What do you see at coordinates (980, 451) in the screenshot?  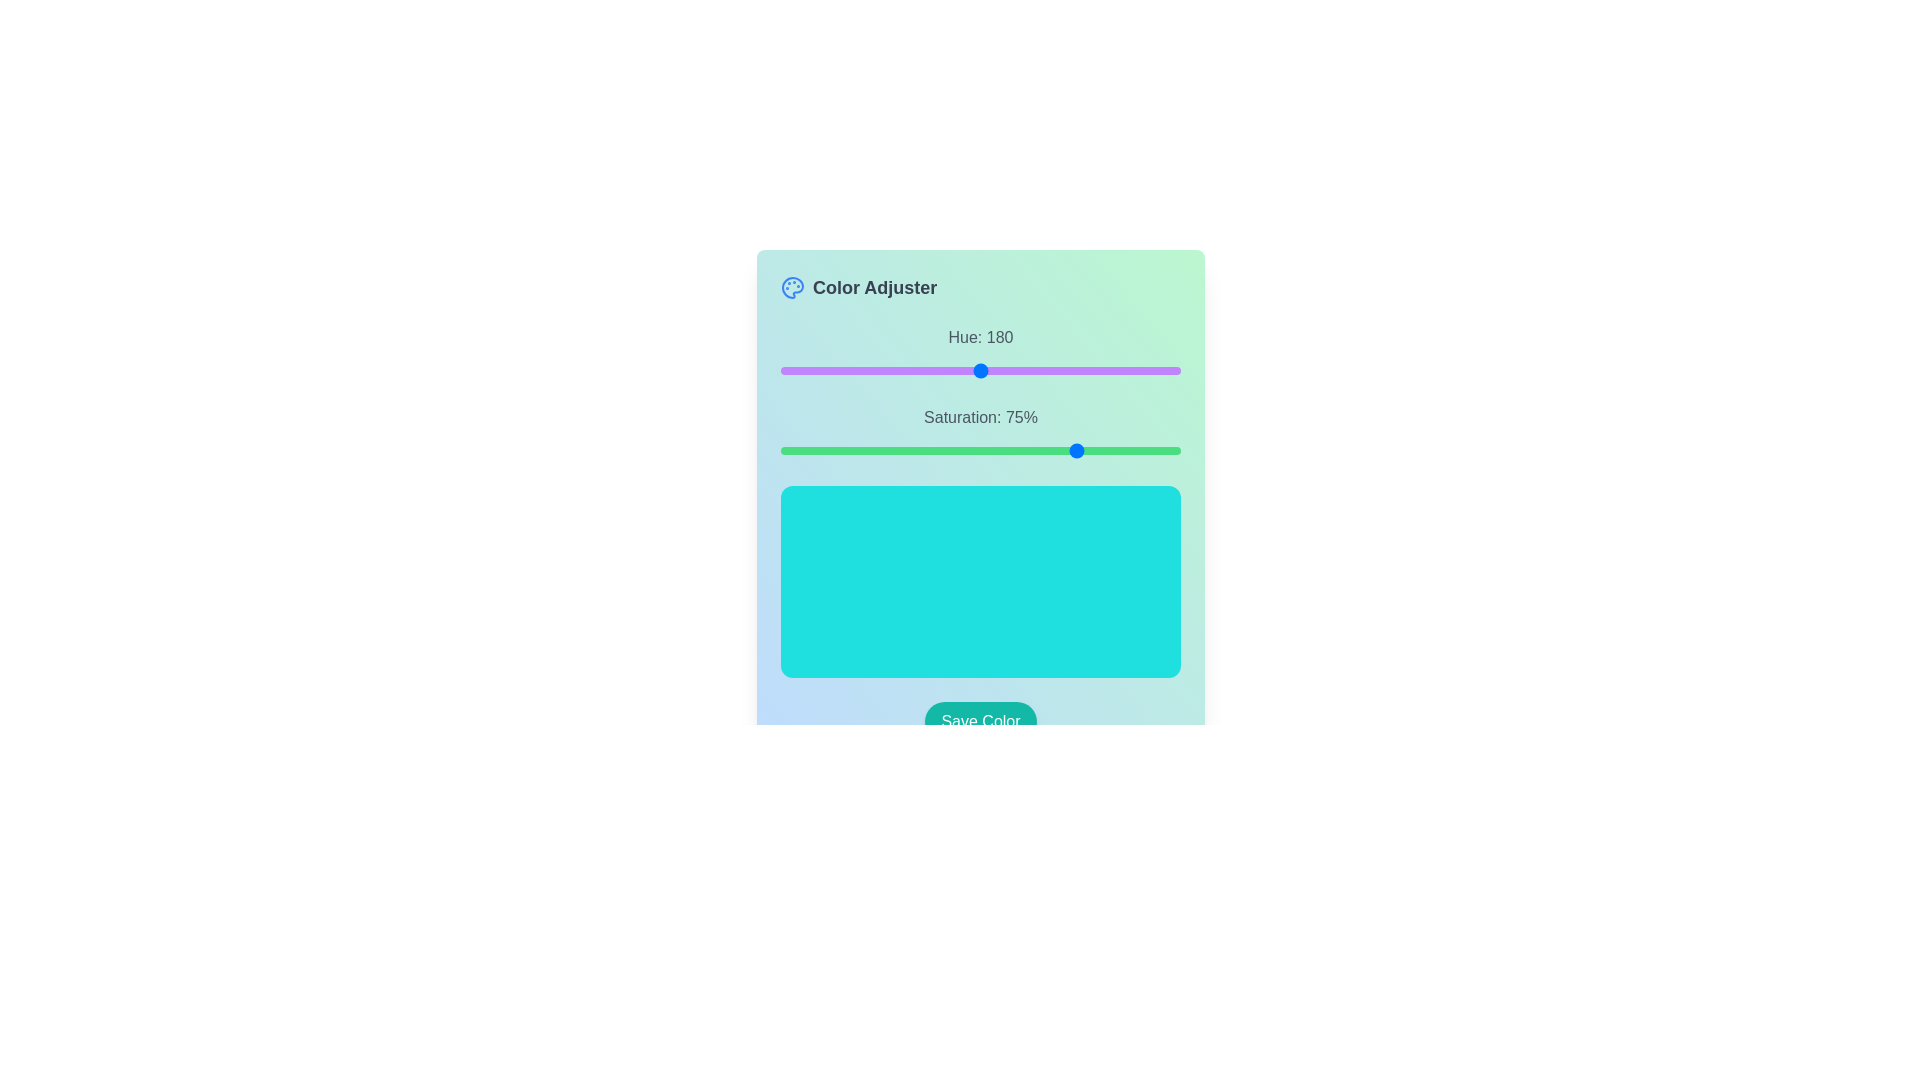 I see `the range slider styled with a green track and a blue circular handle at its 75% mark, which is located below the label 'Saturation: 75%'` at bounding box center [980, 451].